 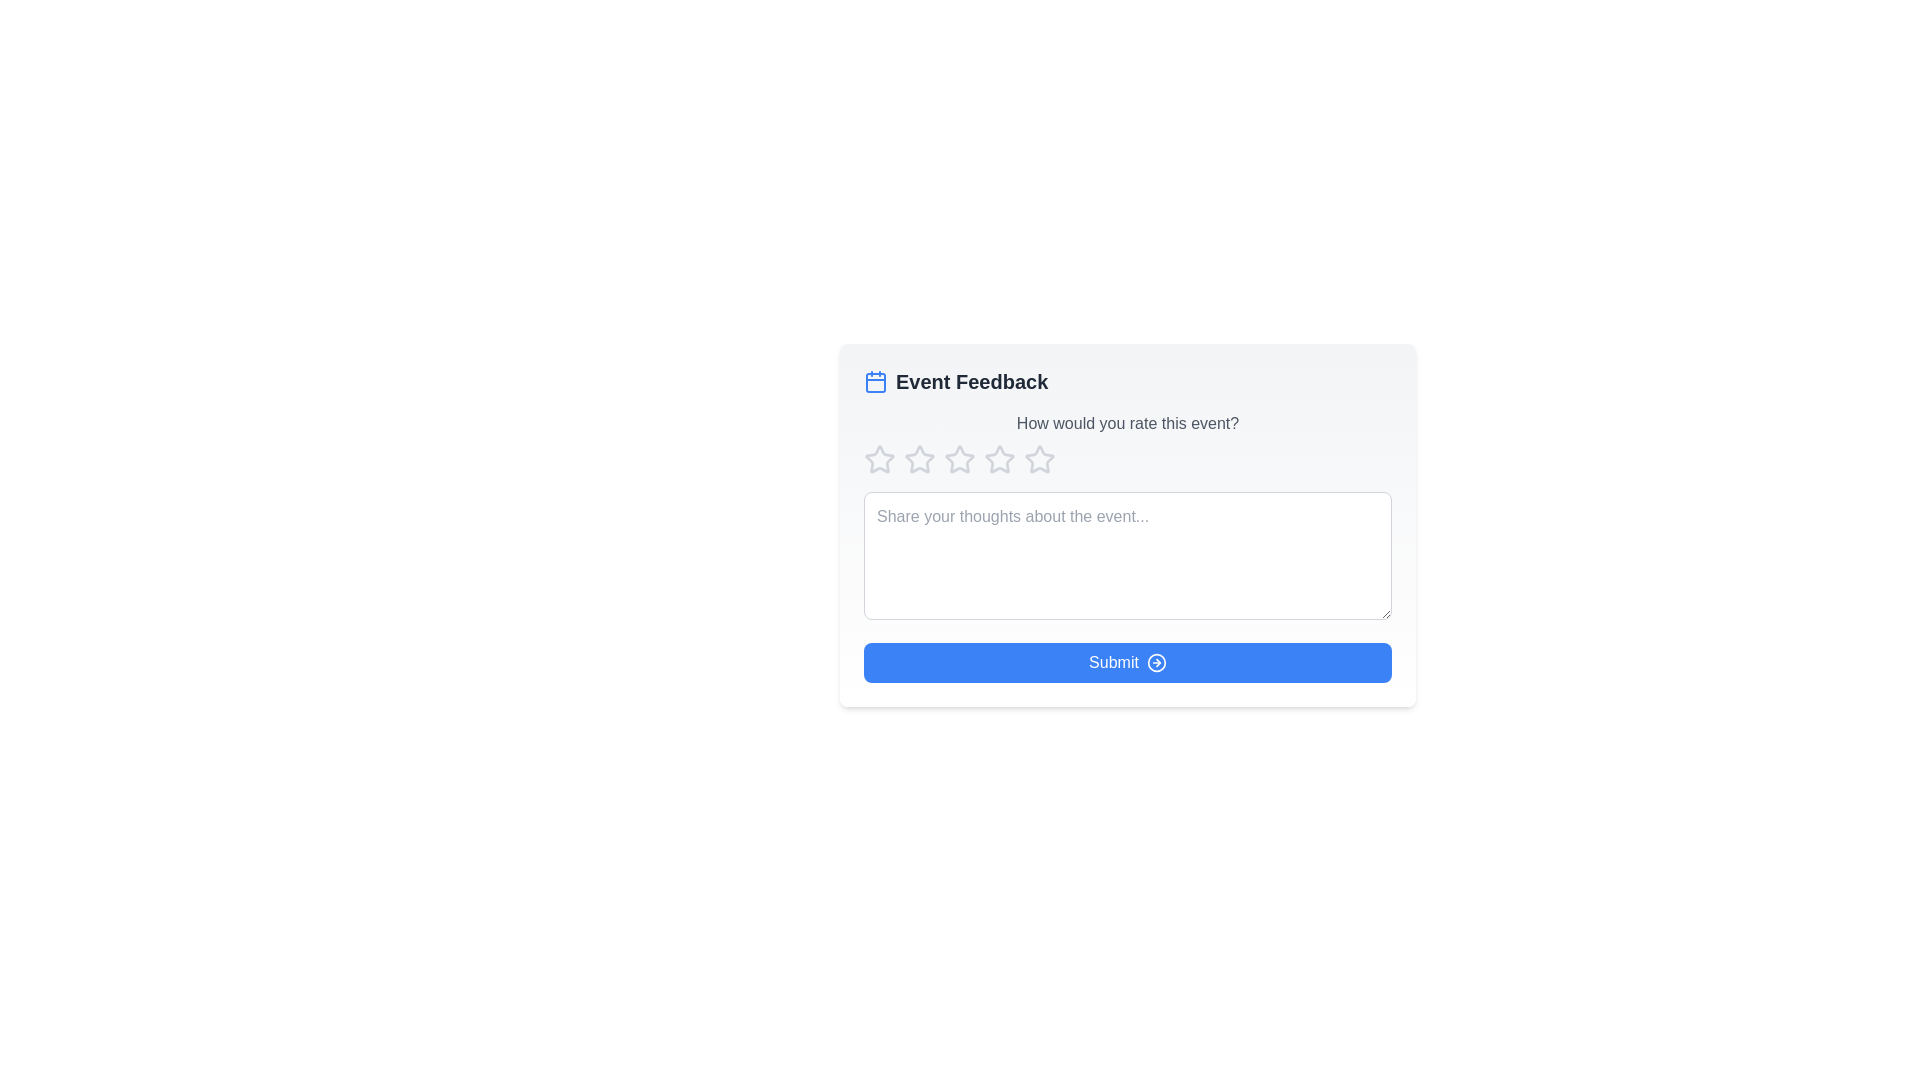 What do you see at coordinates (999, 459) in the screenshot?
I see `the second star icon in the rating system located below the text 'How would you rate this event?'` at bounding box center [999, 459].